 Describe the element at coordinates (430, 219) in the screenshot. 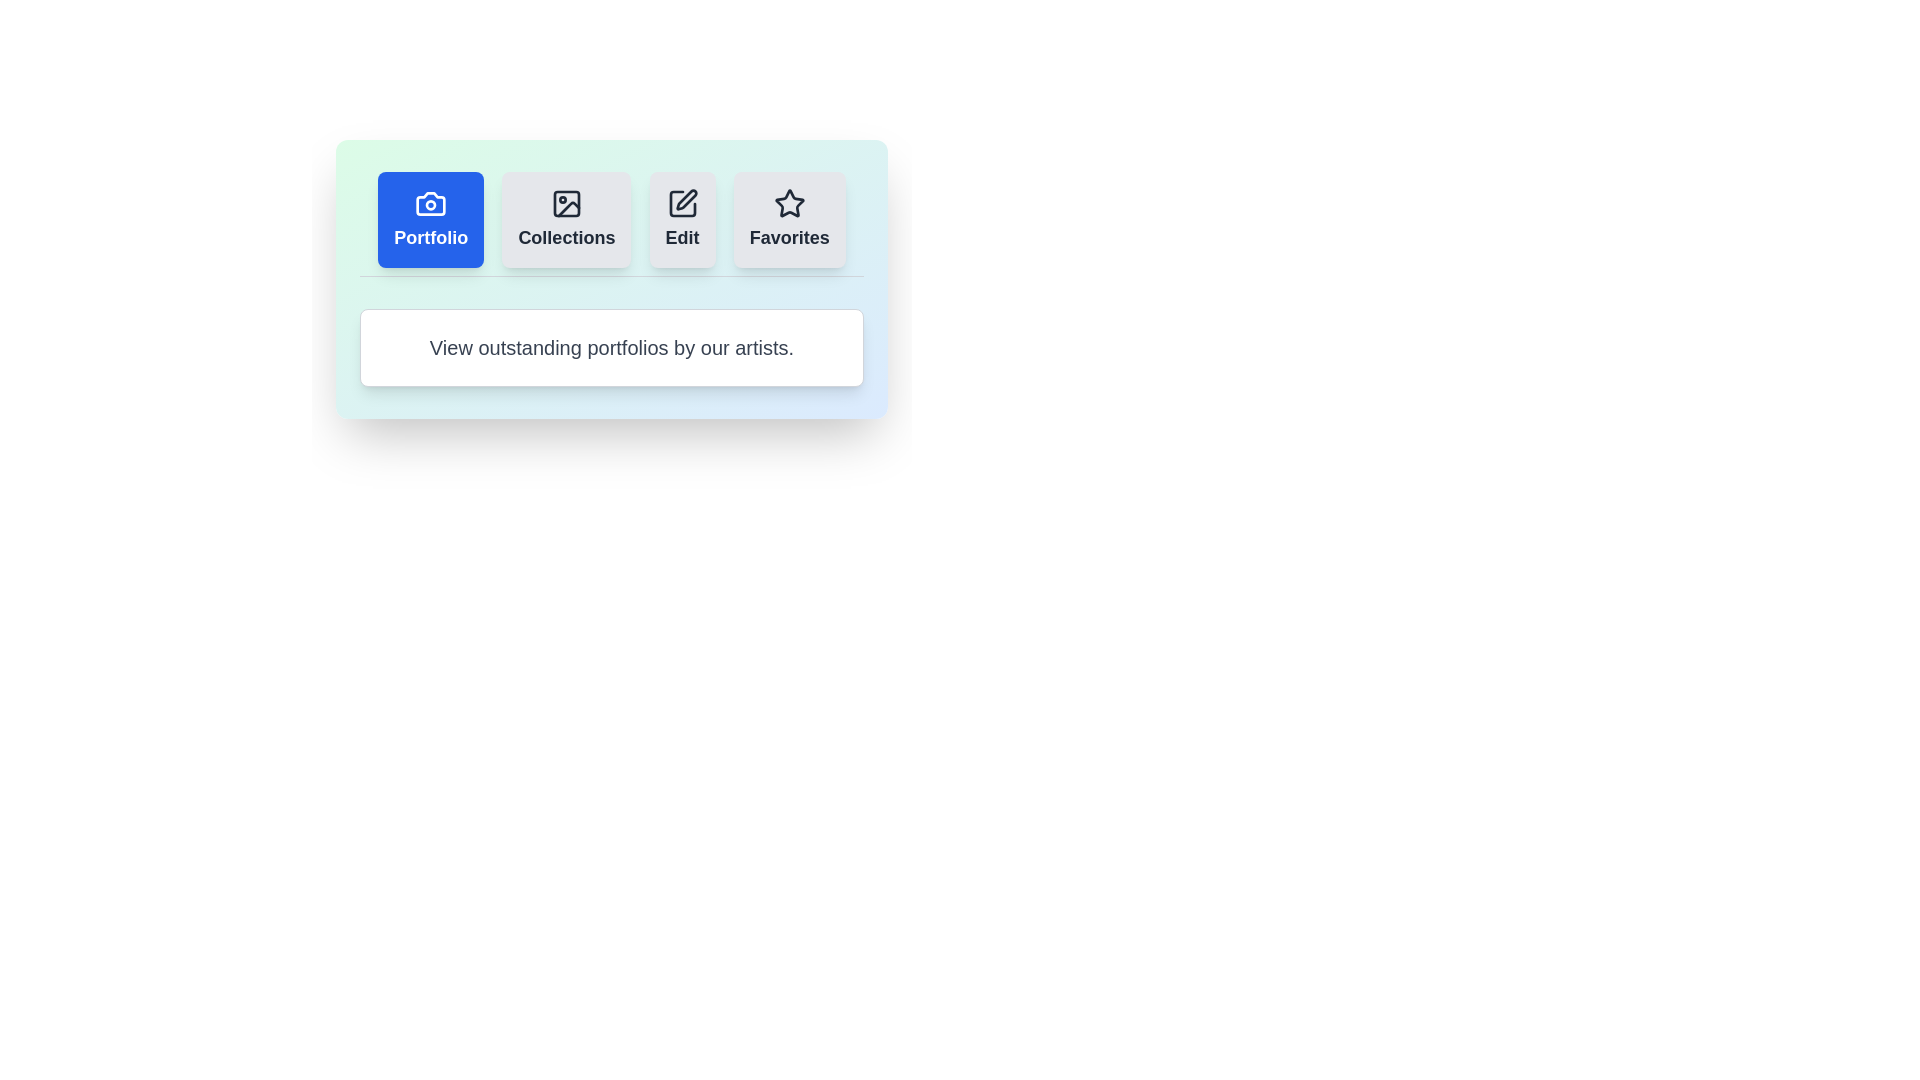

I see `the Portfolio tab by clicking on its button` at that location.